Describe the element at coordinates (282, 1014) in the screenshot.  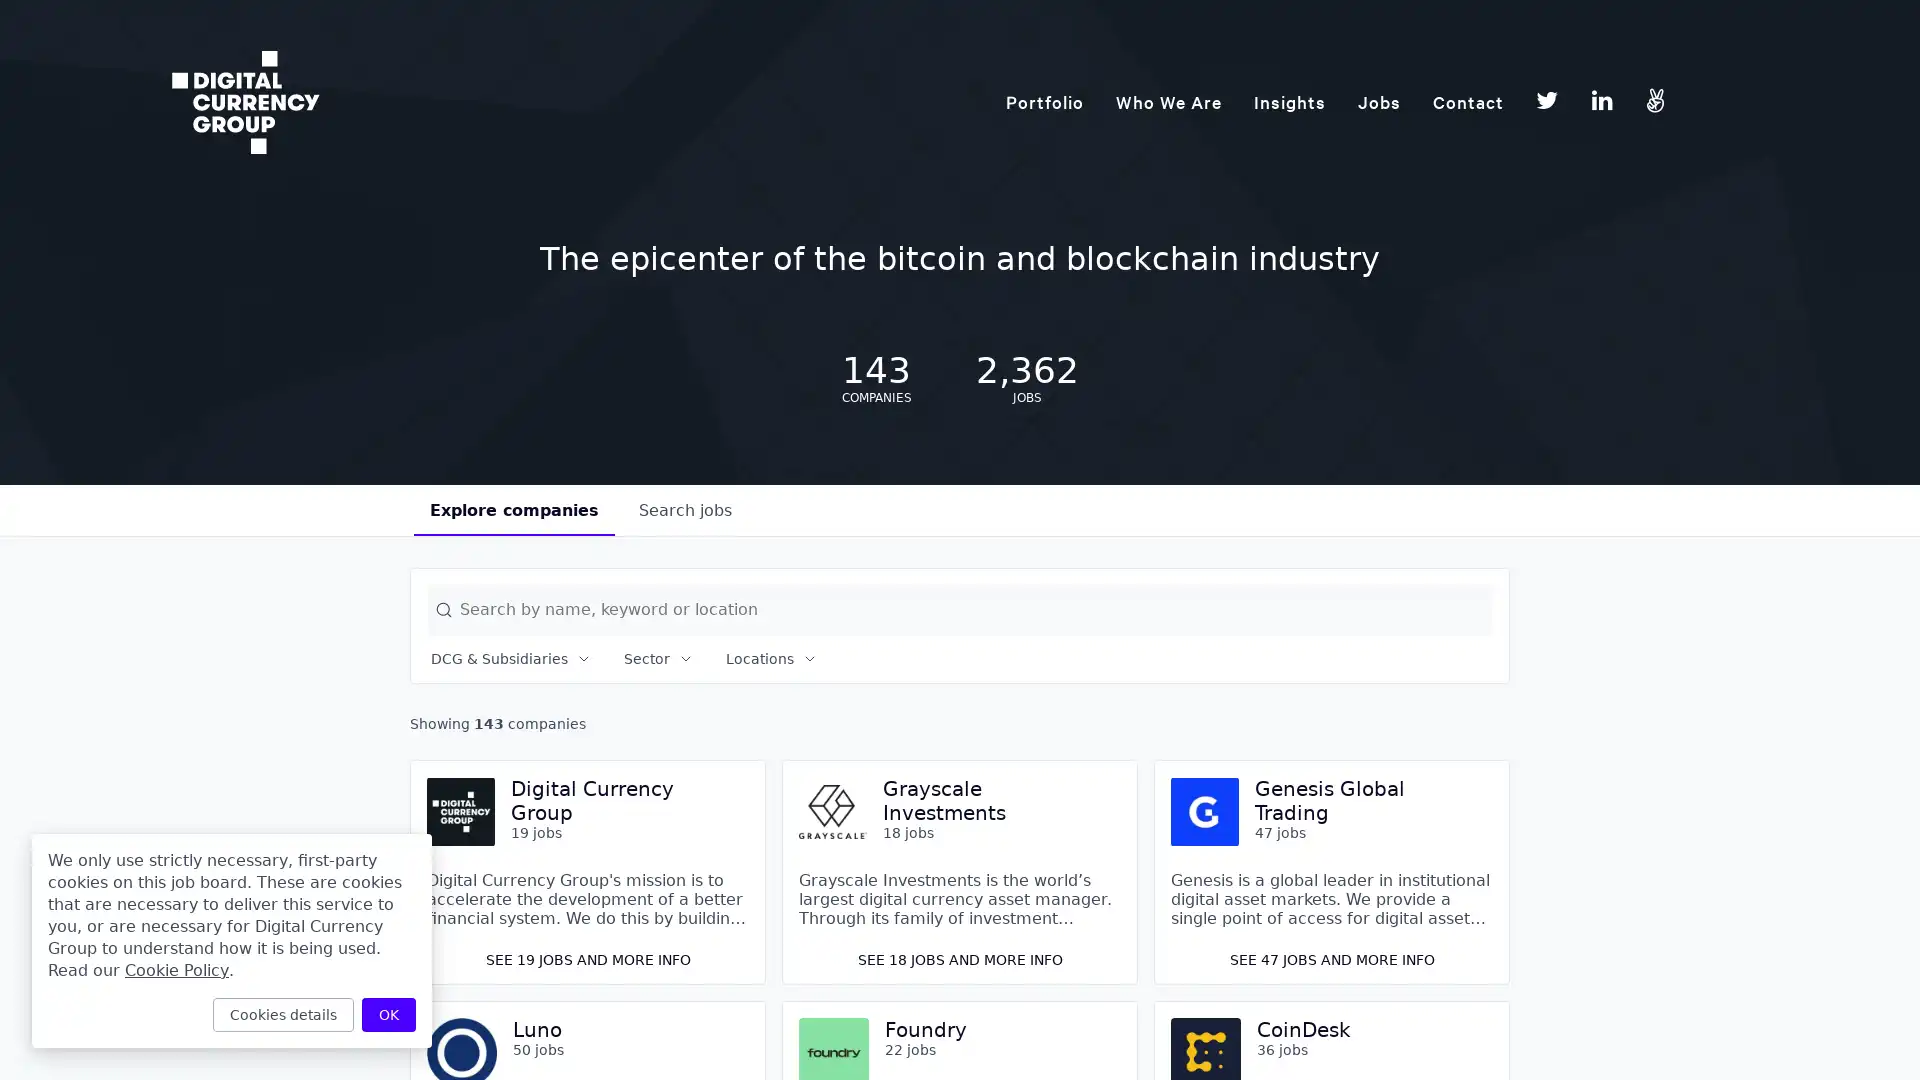
I see `Cookies details` at that location.